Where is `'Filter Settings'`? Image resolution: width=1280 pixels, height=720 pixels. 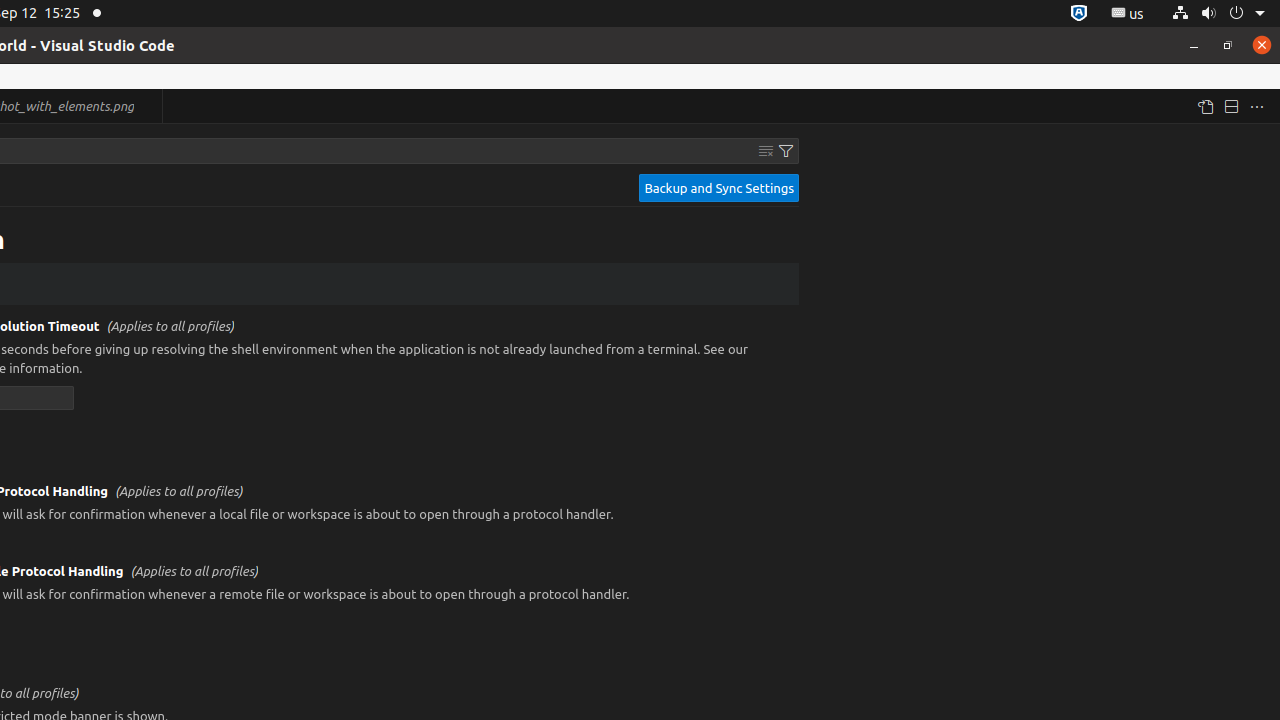
'Filter Settings' is located at coordinates (785, 149).